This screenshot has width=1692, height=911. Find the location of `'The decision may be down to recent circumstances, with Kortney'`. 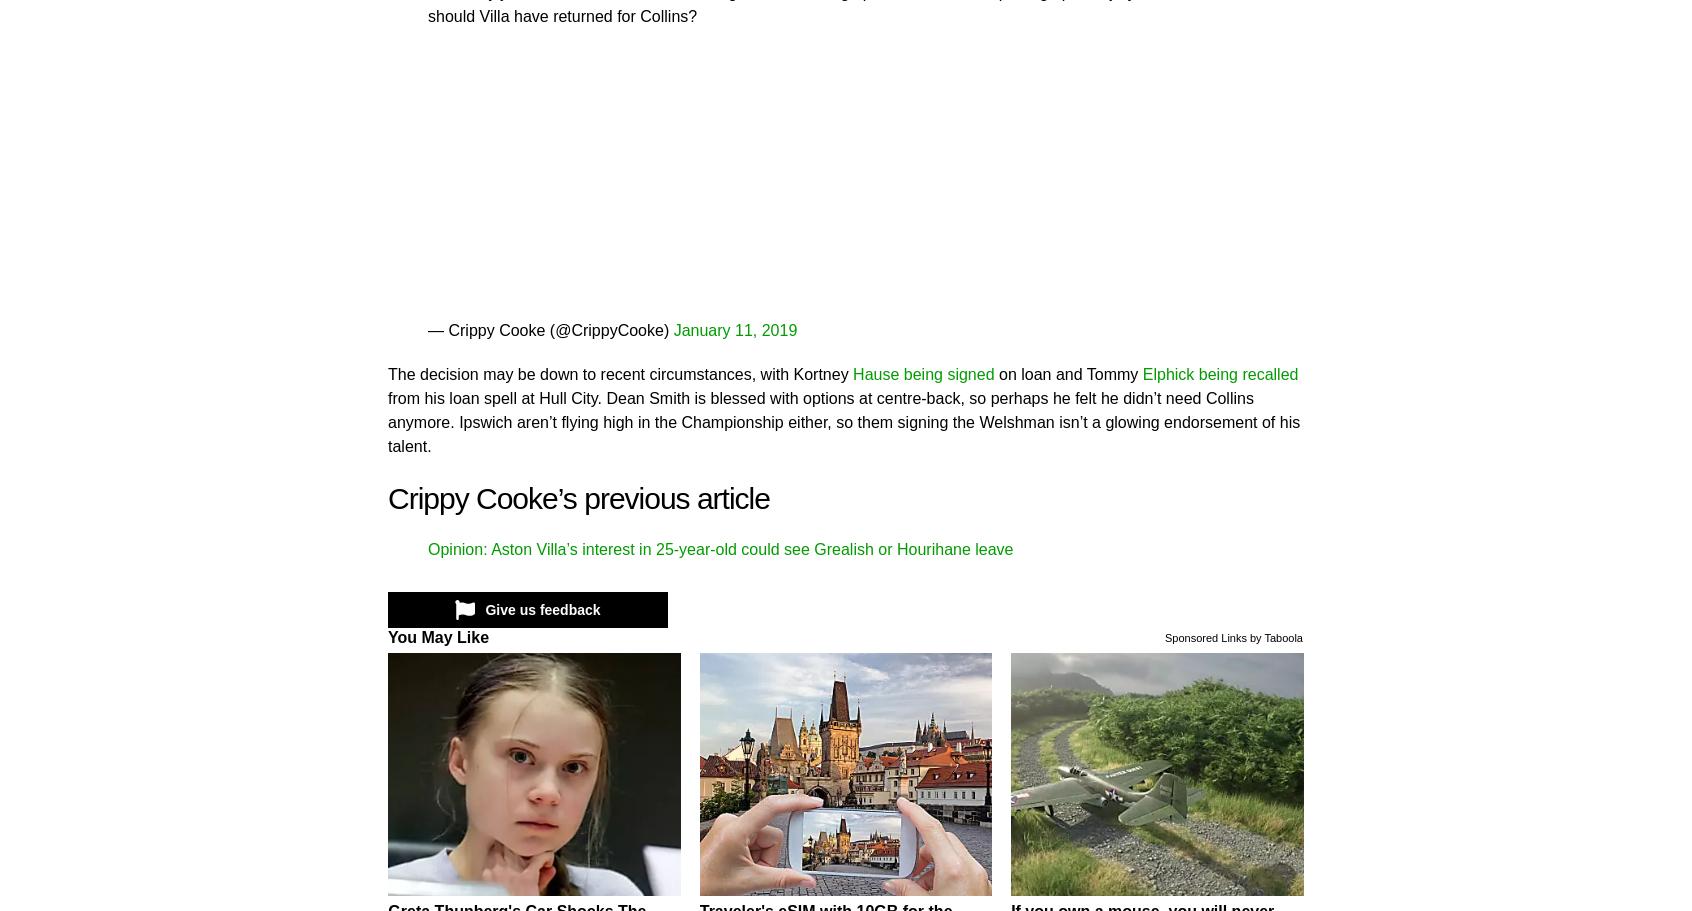

'The decision may be down to recent circumstances, with Kortney' is located at coordinates (387, 373).